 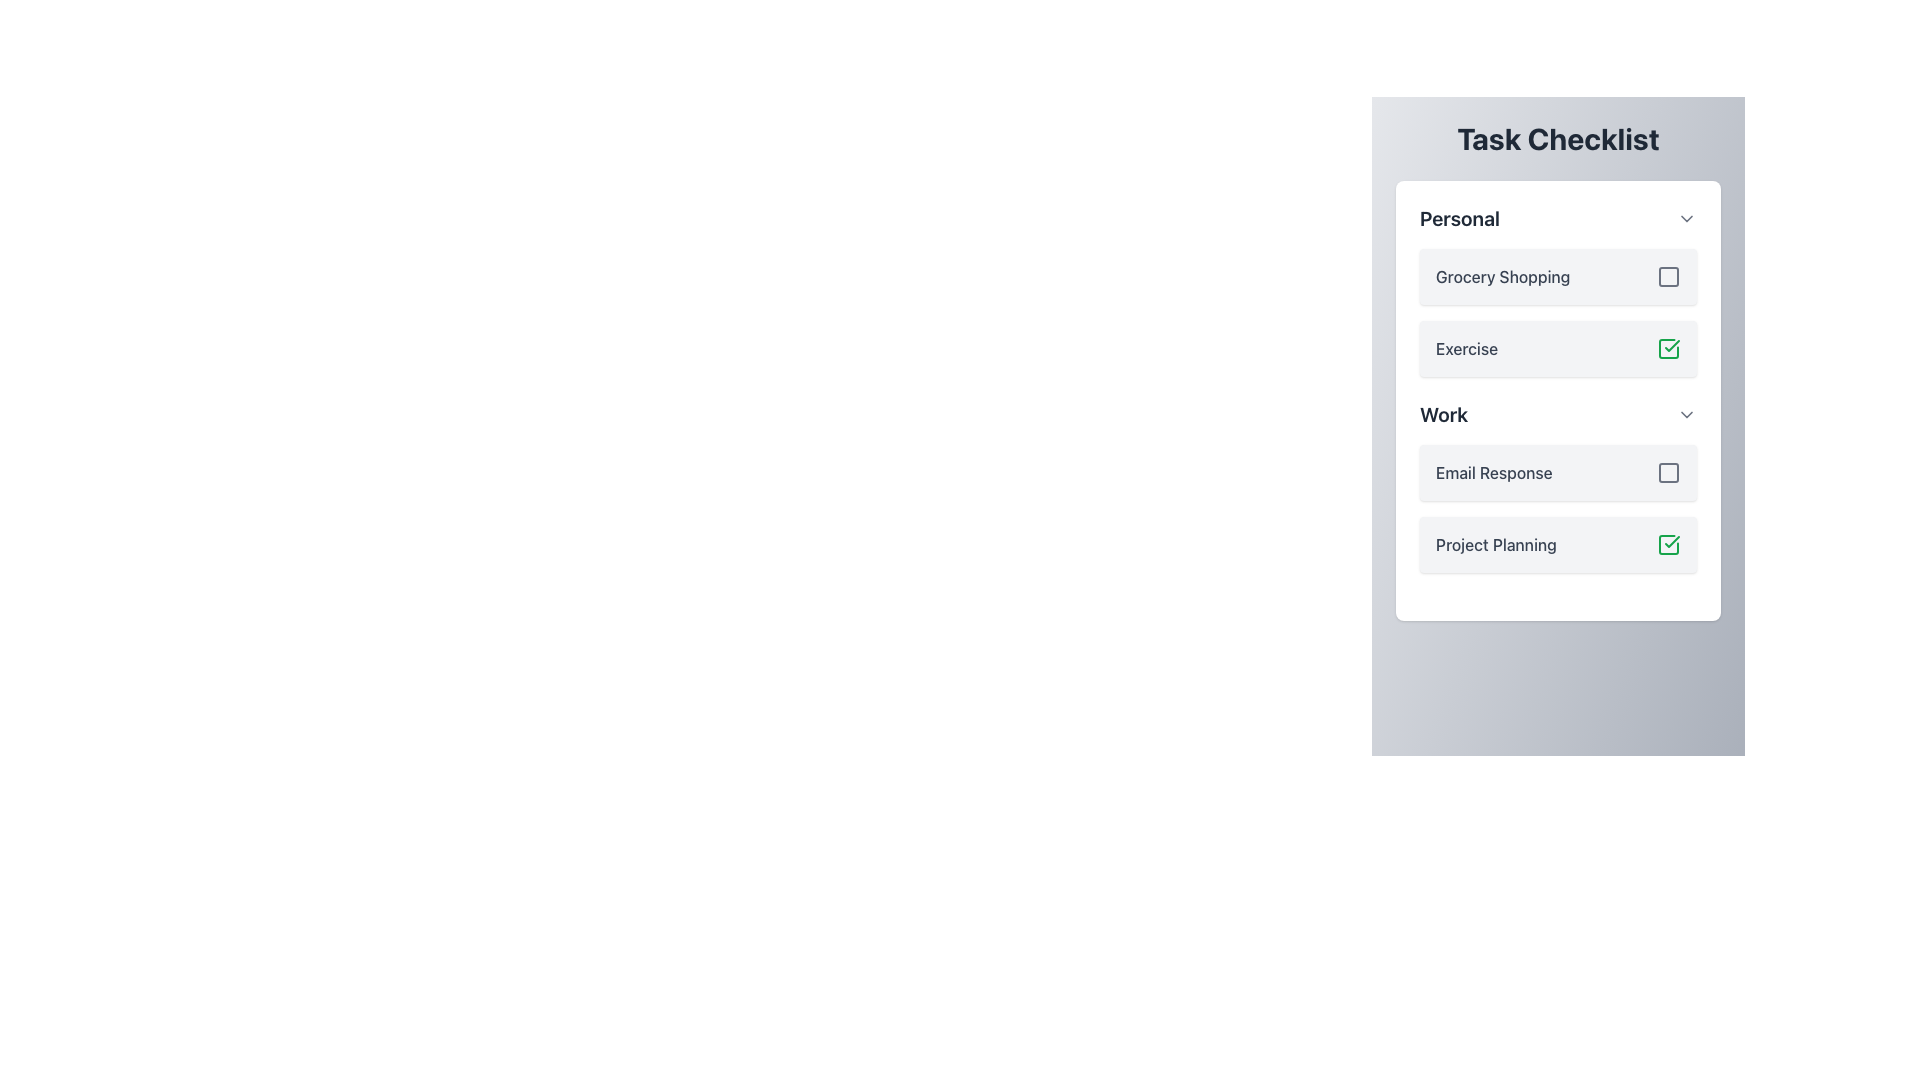 What do you see at coordinates (1669, 473) in the screenshot?
I see `the checkbox located next to the 'Email Response' text in the 'Work' section of the task checklist panel` at bounding box center [1669, 473].